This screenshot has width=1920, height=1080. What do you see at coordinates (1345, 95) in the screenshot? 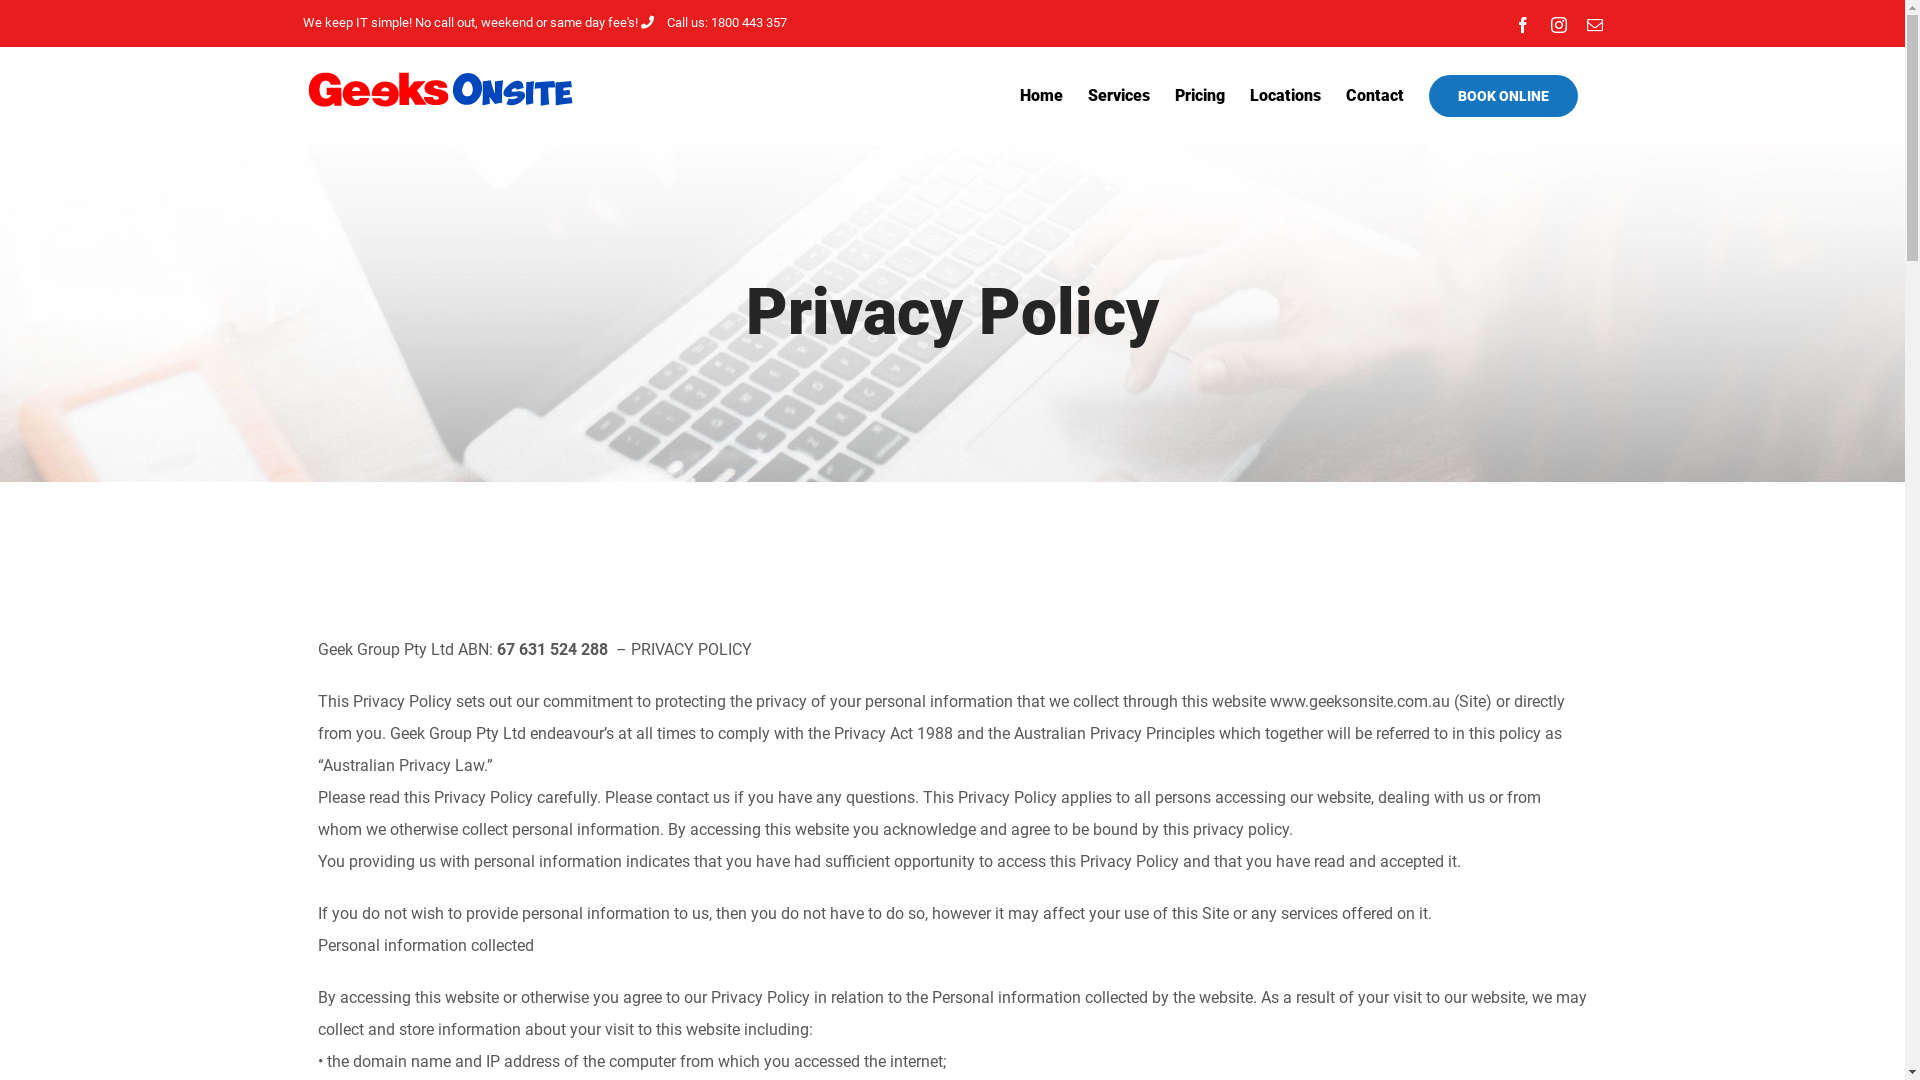
I see `'Contact'` at bounding box center [1345, 95].